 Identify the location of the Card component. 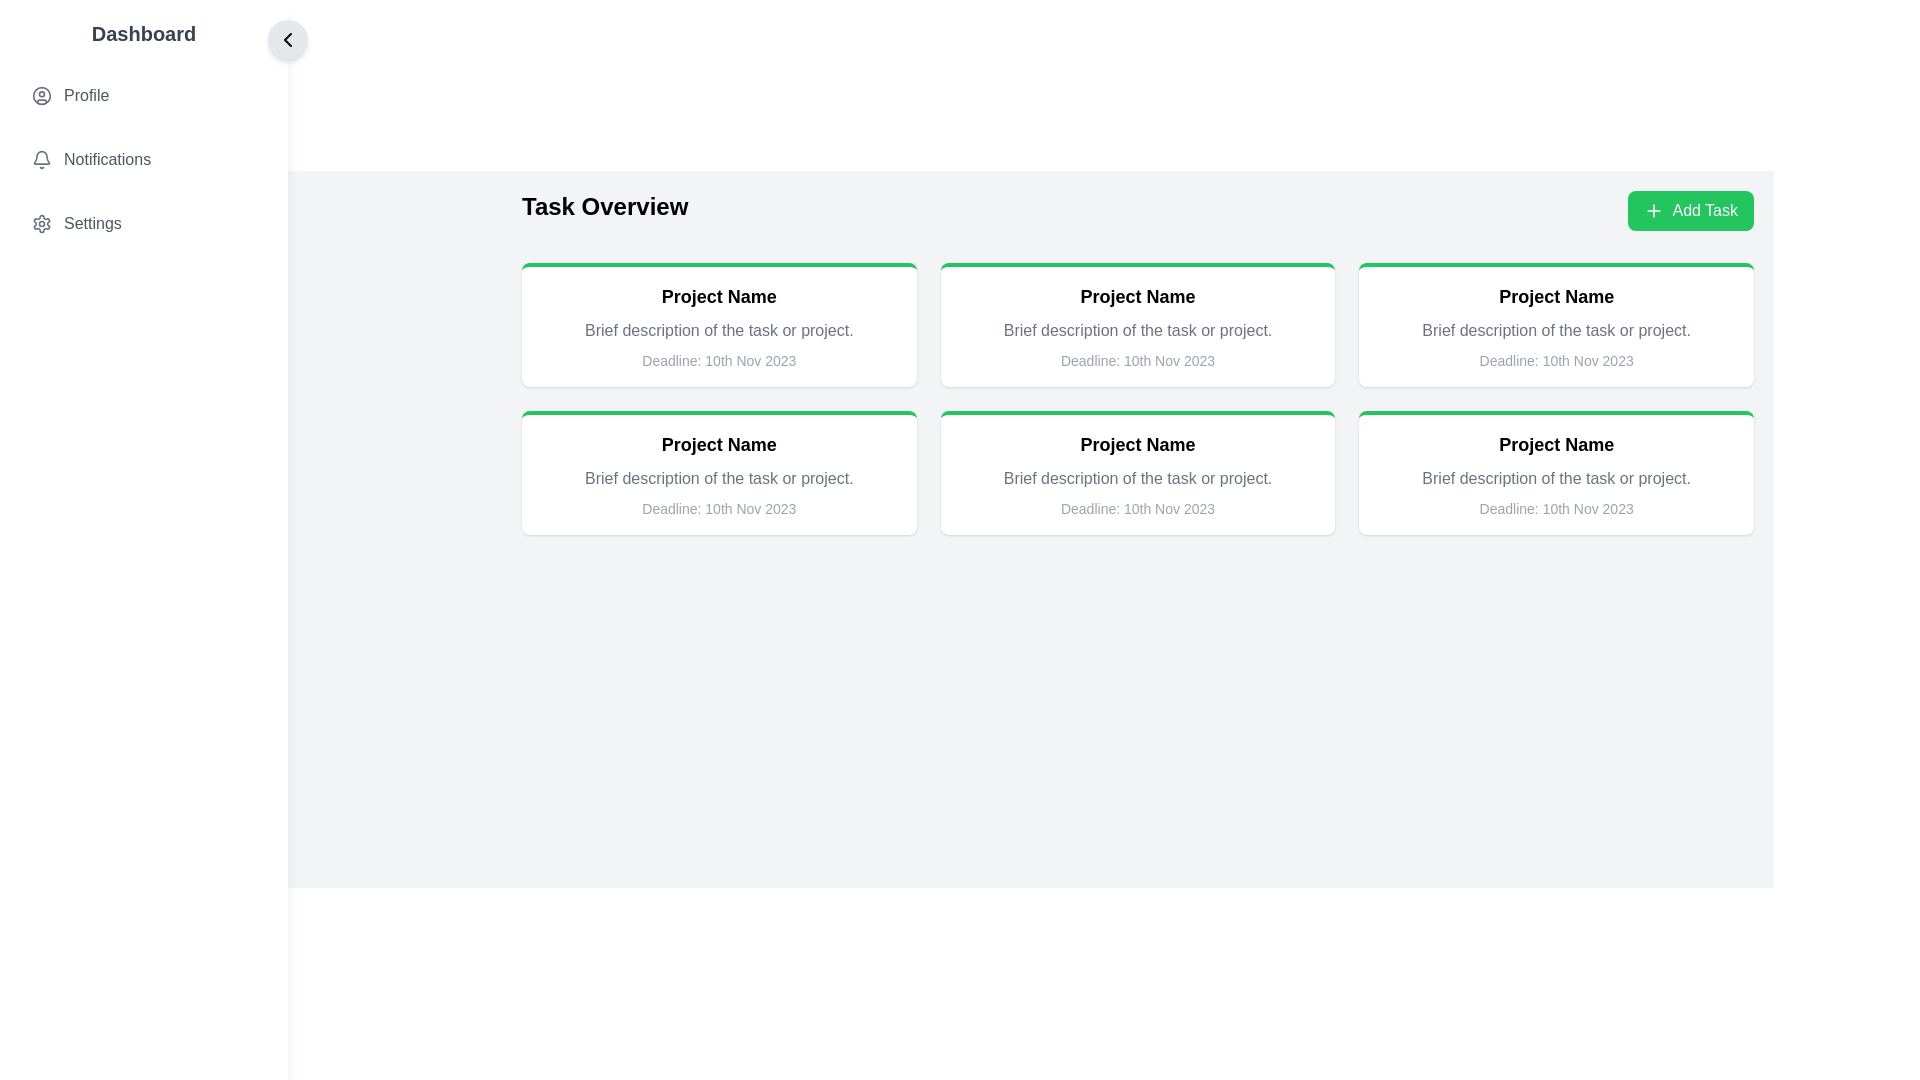
(719, 323).